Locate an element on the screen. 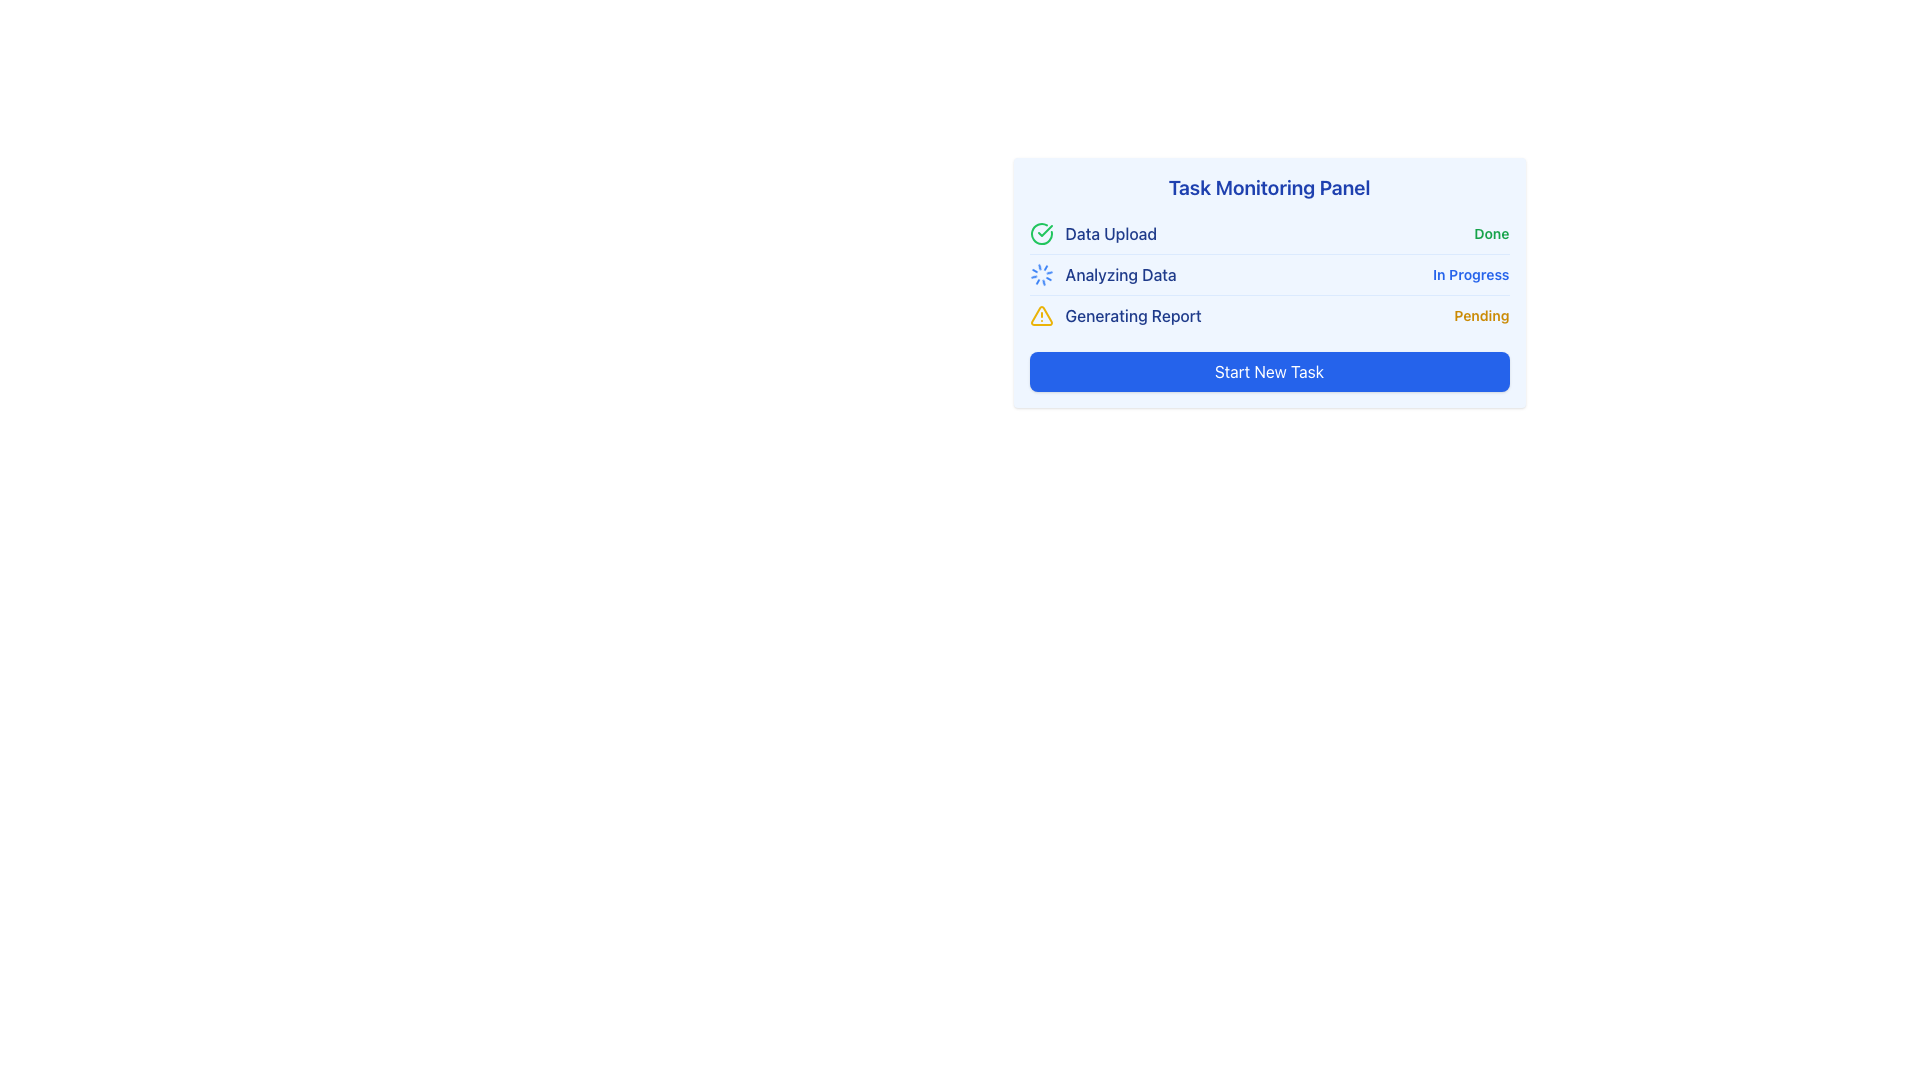  task name 'Generating Report' and its status 'Pending' from the third item in the vertical list of task statuses in the monitoring panel is located at coordinates (1268, 315).